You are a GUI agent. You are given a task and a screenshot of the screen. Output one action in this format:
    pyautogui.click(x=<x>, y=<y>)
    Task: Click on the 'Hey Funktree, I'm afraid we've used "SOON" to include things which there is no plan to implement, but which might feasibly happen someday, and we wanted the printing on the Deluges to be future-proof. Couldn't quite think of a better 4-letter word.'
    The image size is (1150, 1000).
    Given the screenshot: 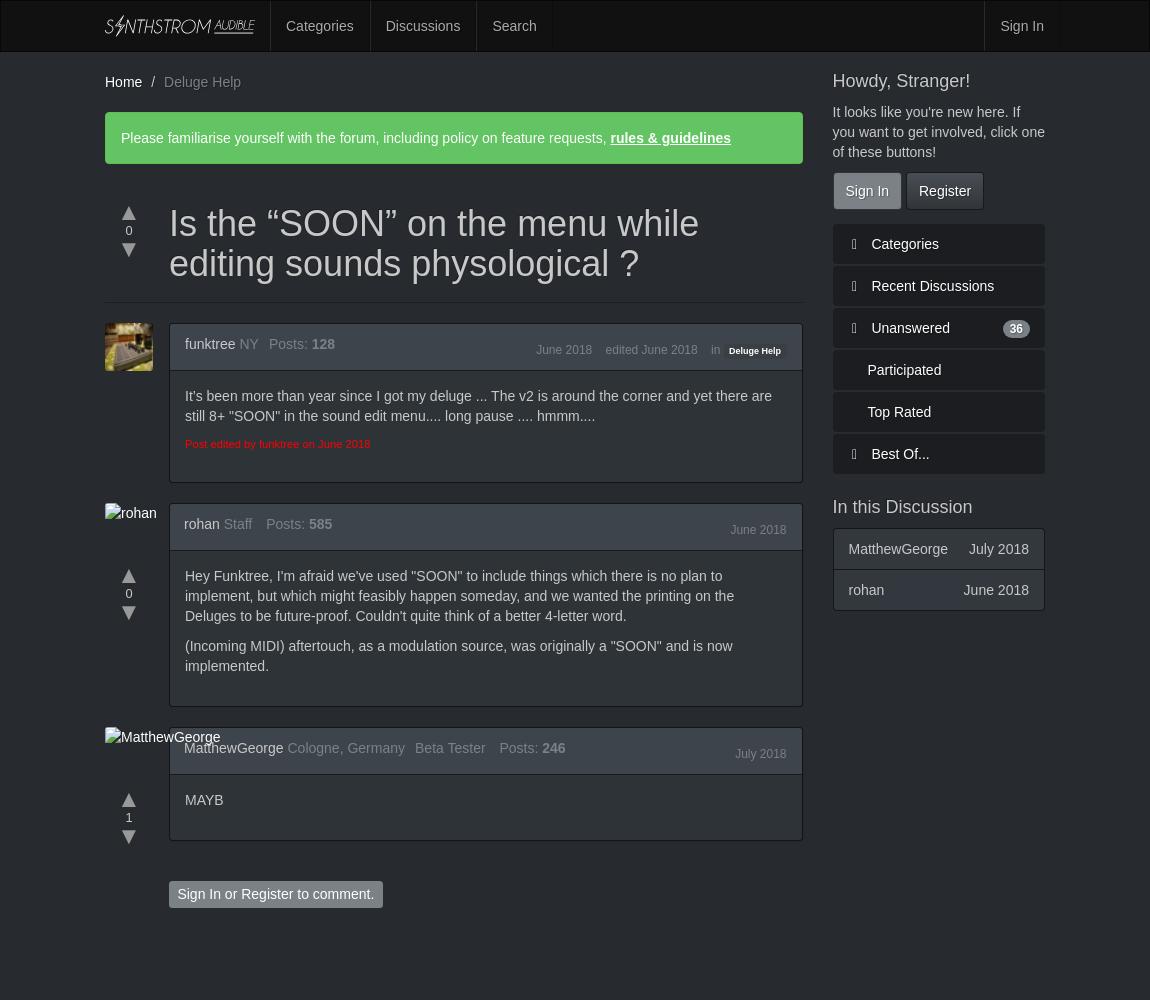 What is the action you would take?
    pyautogui.click(x=184, y=595)
    